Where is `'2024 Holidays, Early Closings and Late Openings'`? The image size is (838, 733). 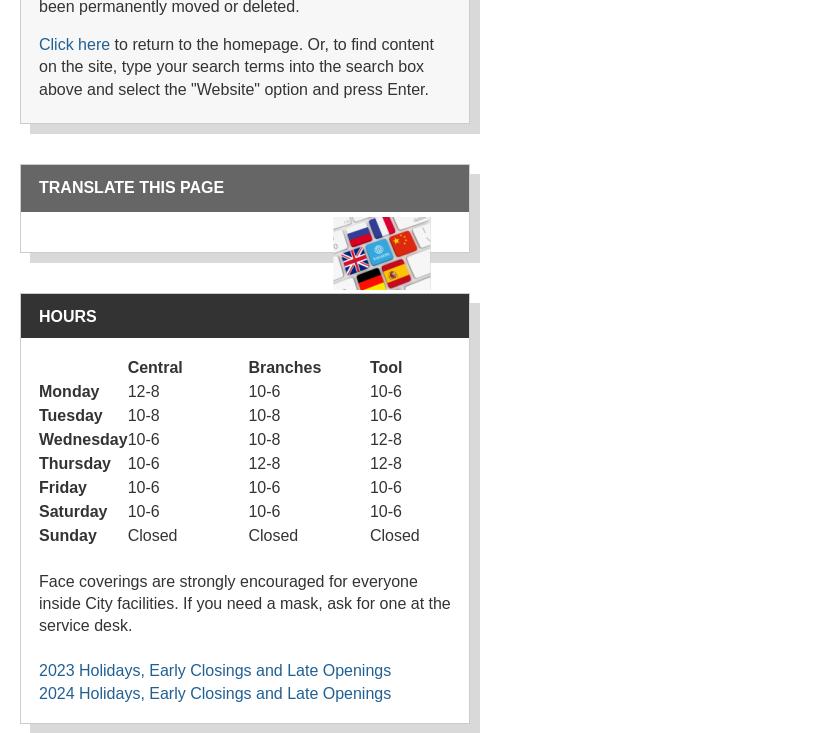 '2024 Holidays, Early Closings and Late Openings' is located at coordinates (214, 692).